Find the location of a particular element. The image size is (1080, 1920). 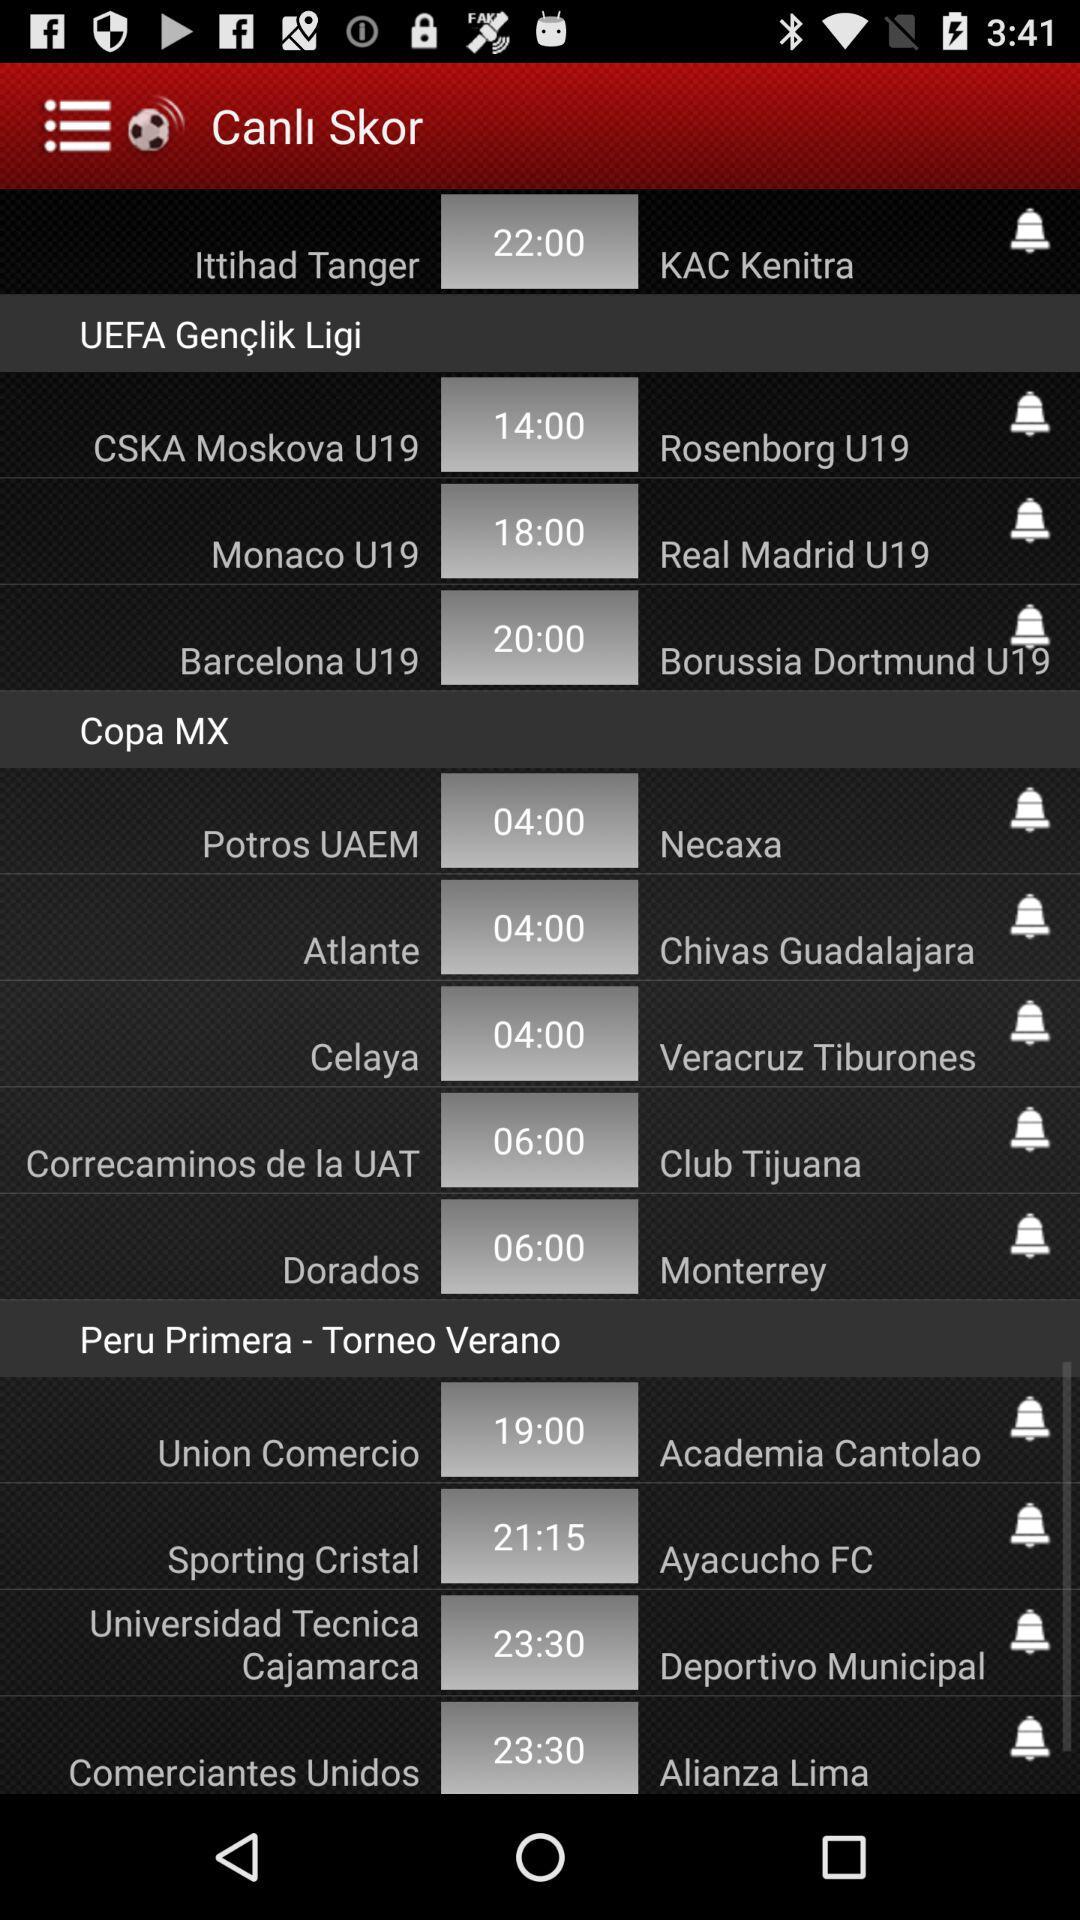

alarm option is located at coordinates (1029, 1524).